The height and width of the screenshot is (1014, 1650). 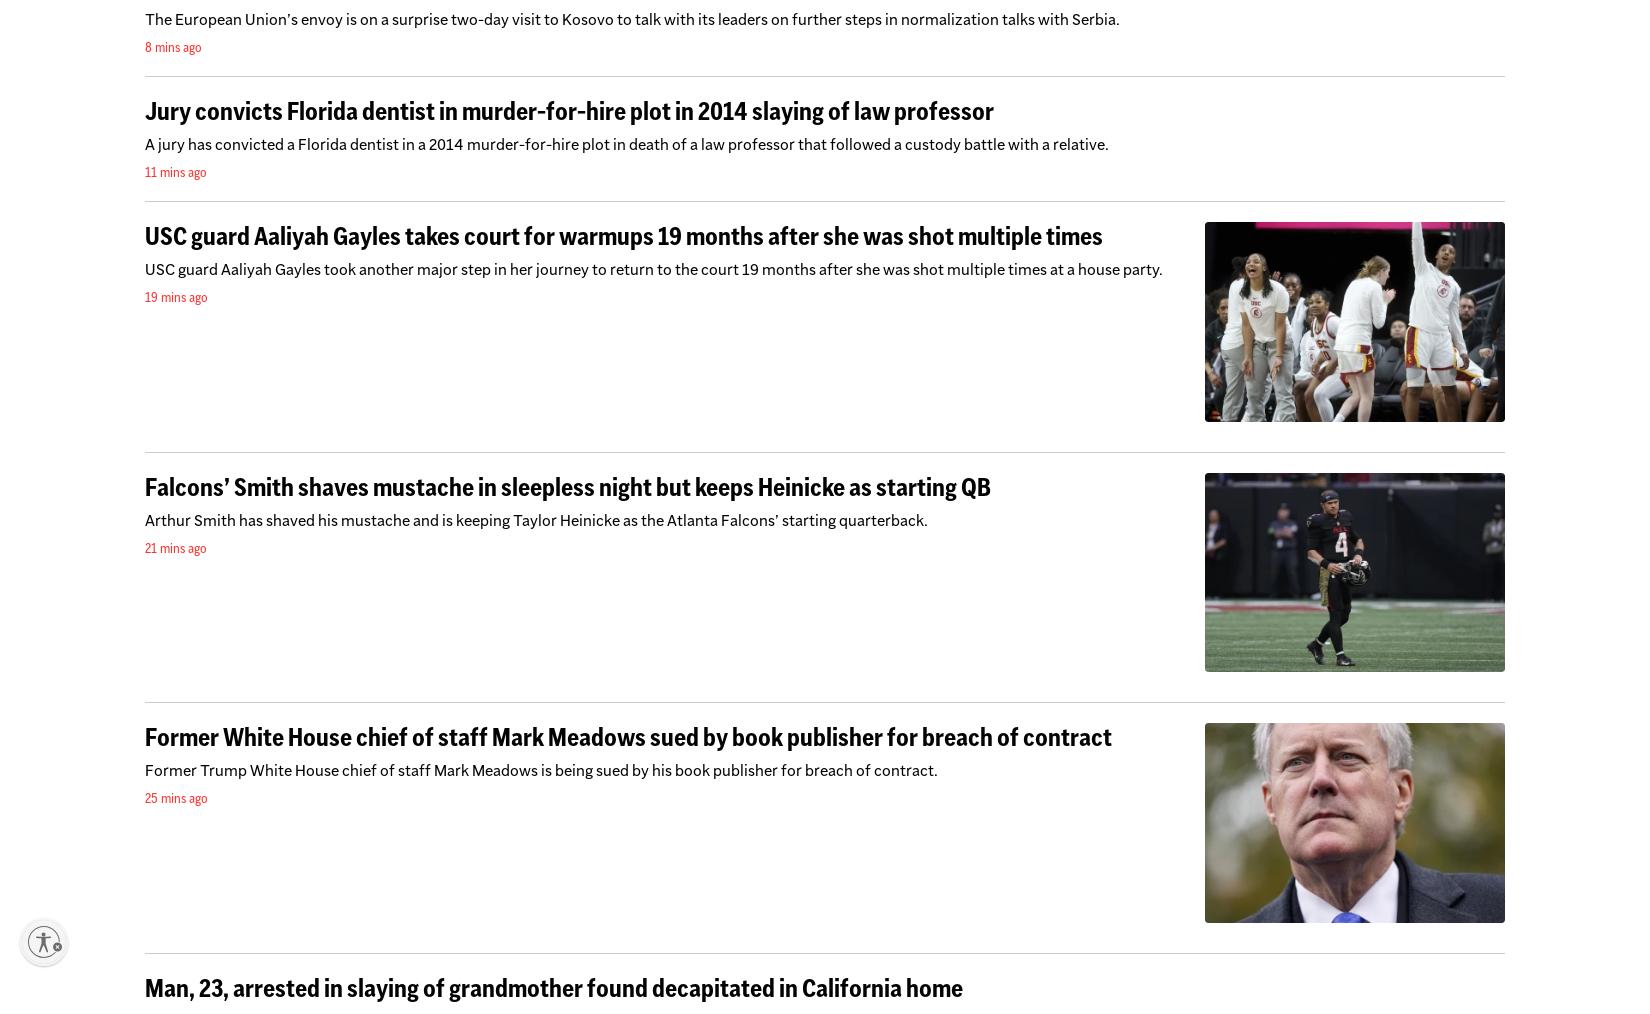 What do you see at coordinates (566, 486) in the screenshot?
I see `'Falcons’ Smith shaves mustache in sleepless night but keeps Heinicke as starting QB'` at bounding box center [566, 486].